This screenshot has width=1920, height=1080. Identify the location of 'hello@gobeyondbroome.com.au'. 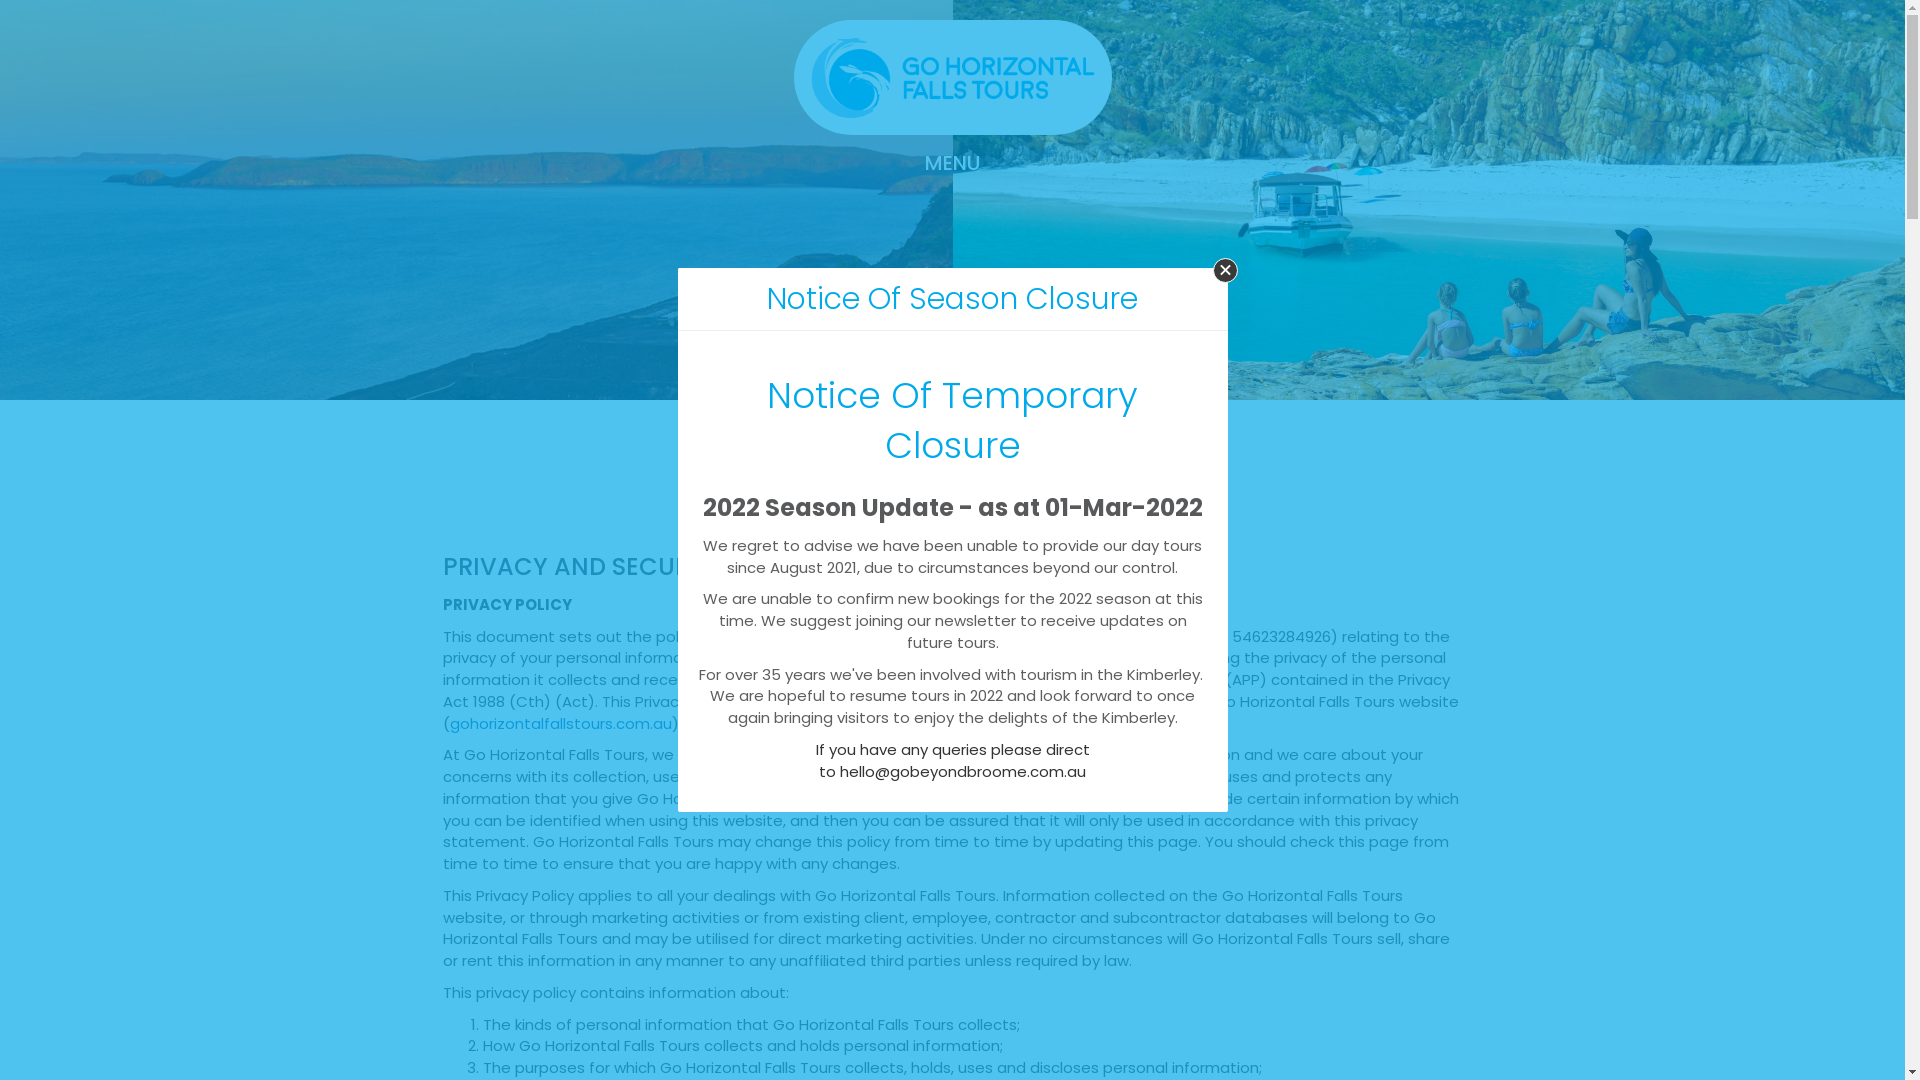
(963, 770).